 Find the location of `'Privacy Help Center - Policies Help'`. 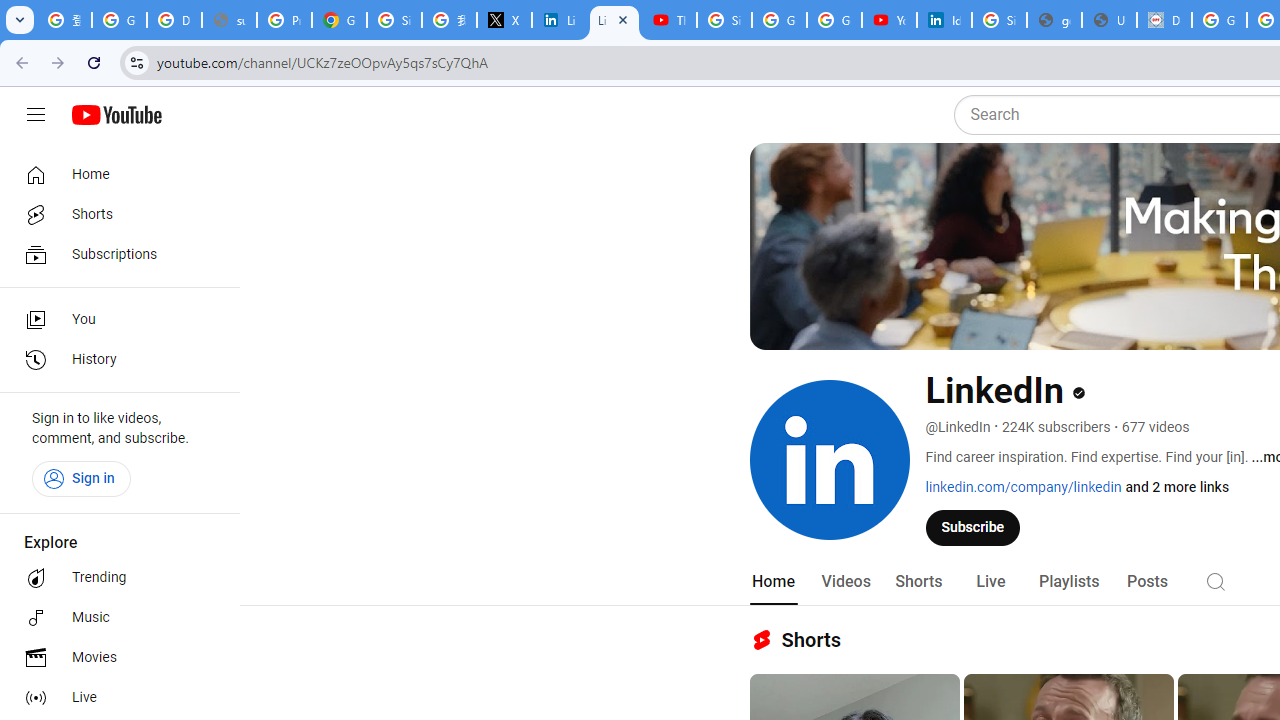

'Privacy Help Center - Policies Help' is located at coordinates (283, 20).